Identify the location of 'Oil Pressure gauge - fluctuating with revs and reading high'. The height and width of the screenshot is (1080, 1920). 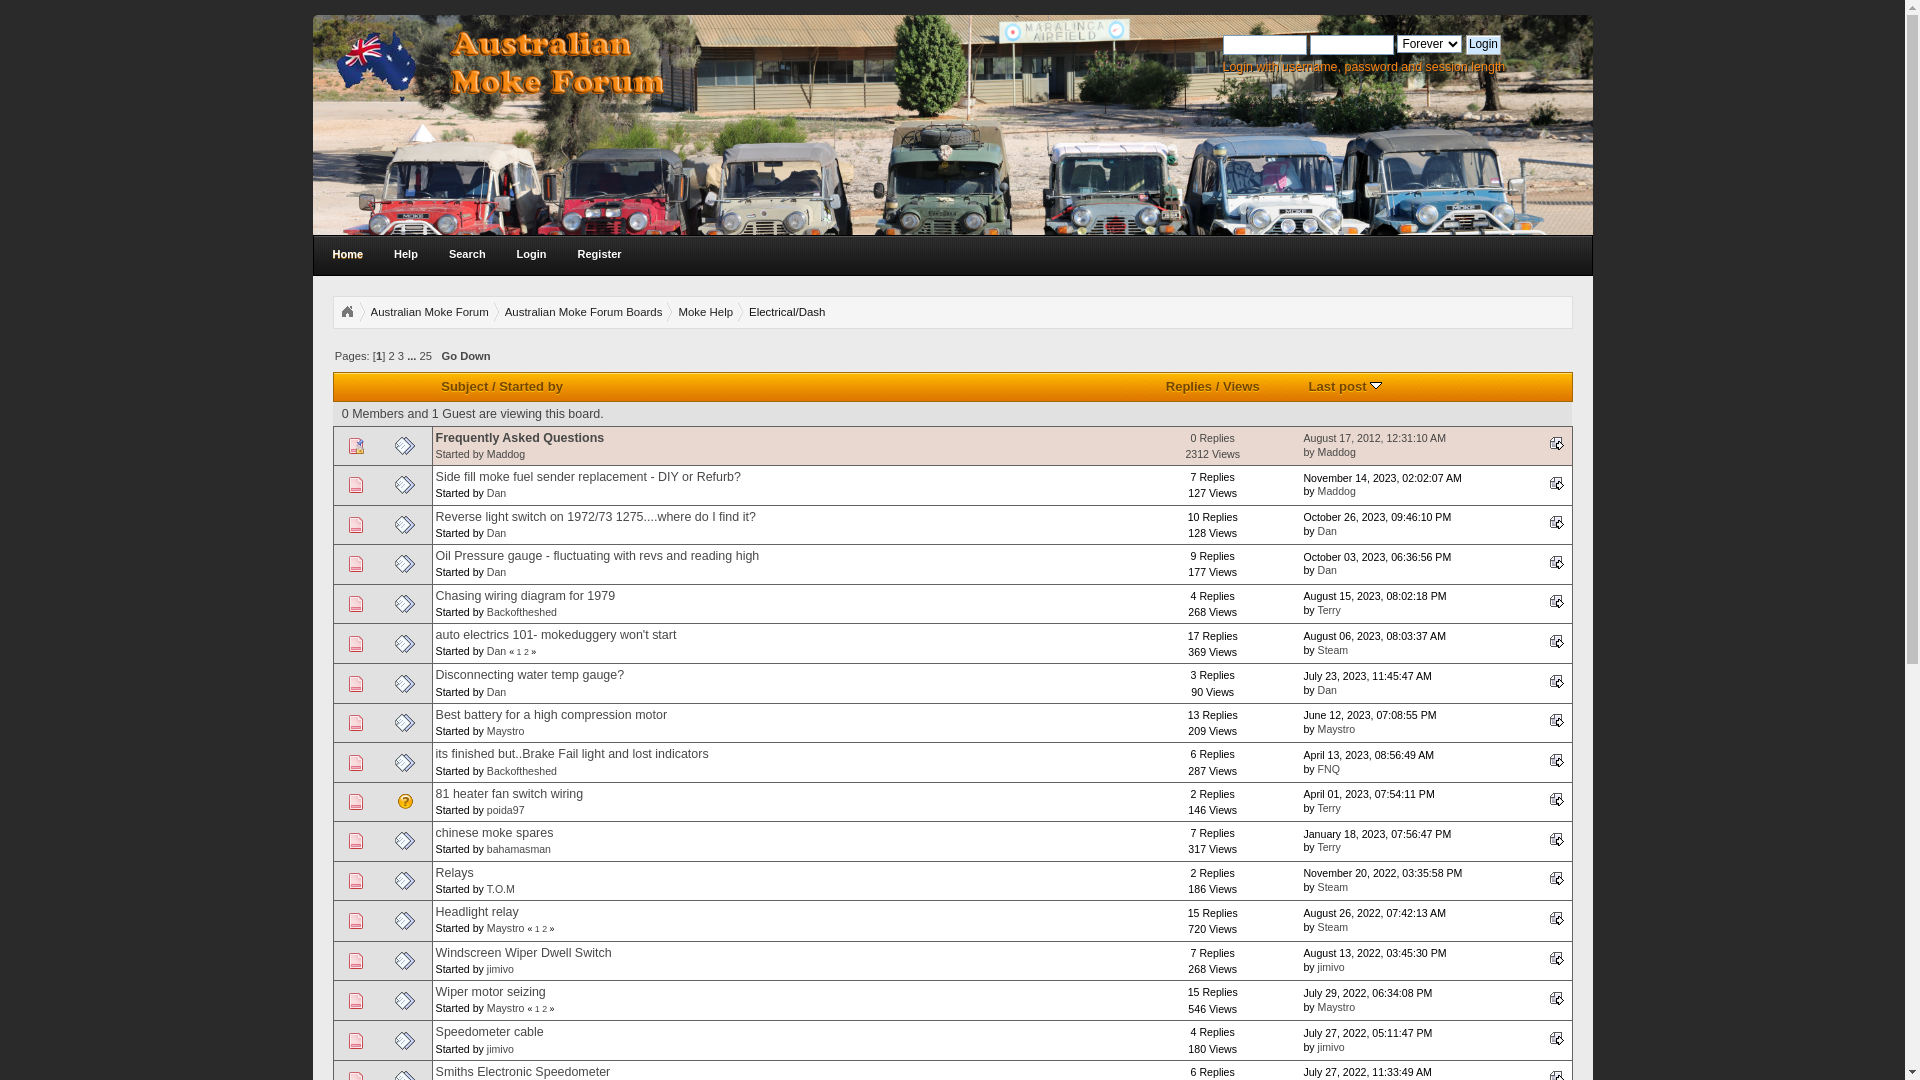
(597, 555).